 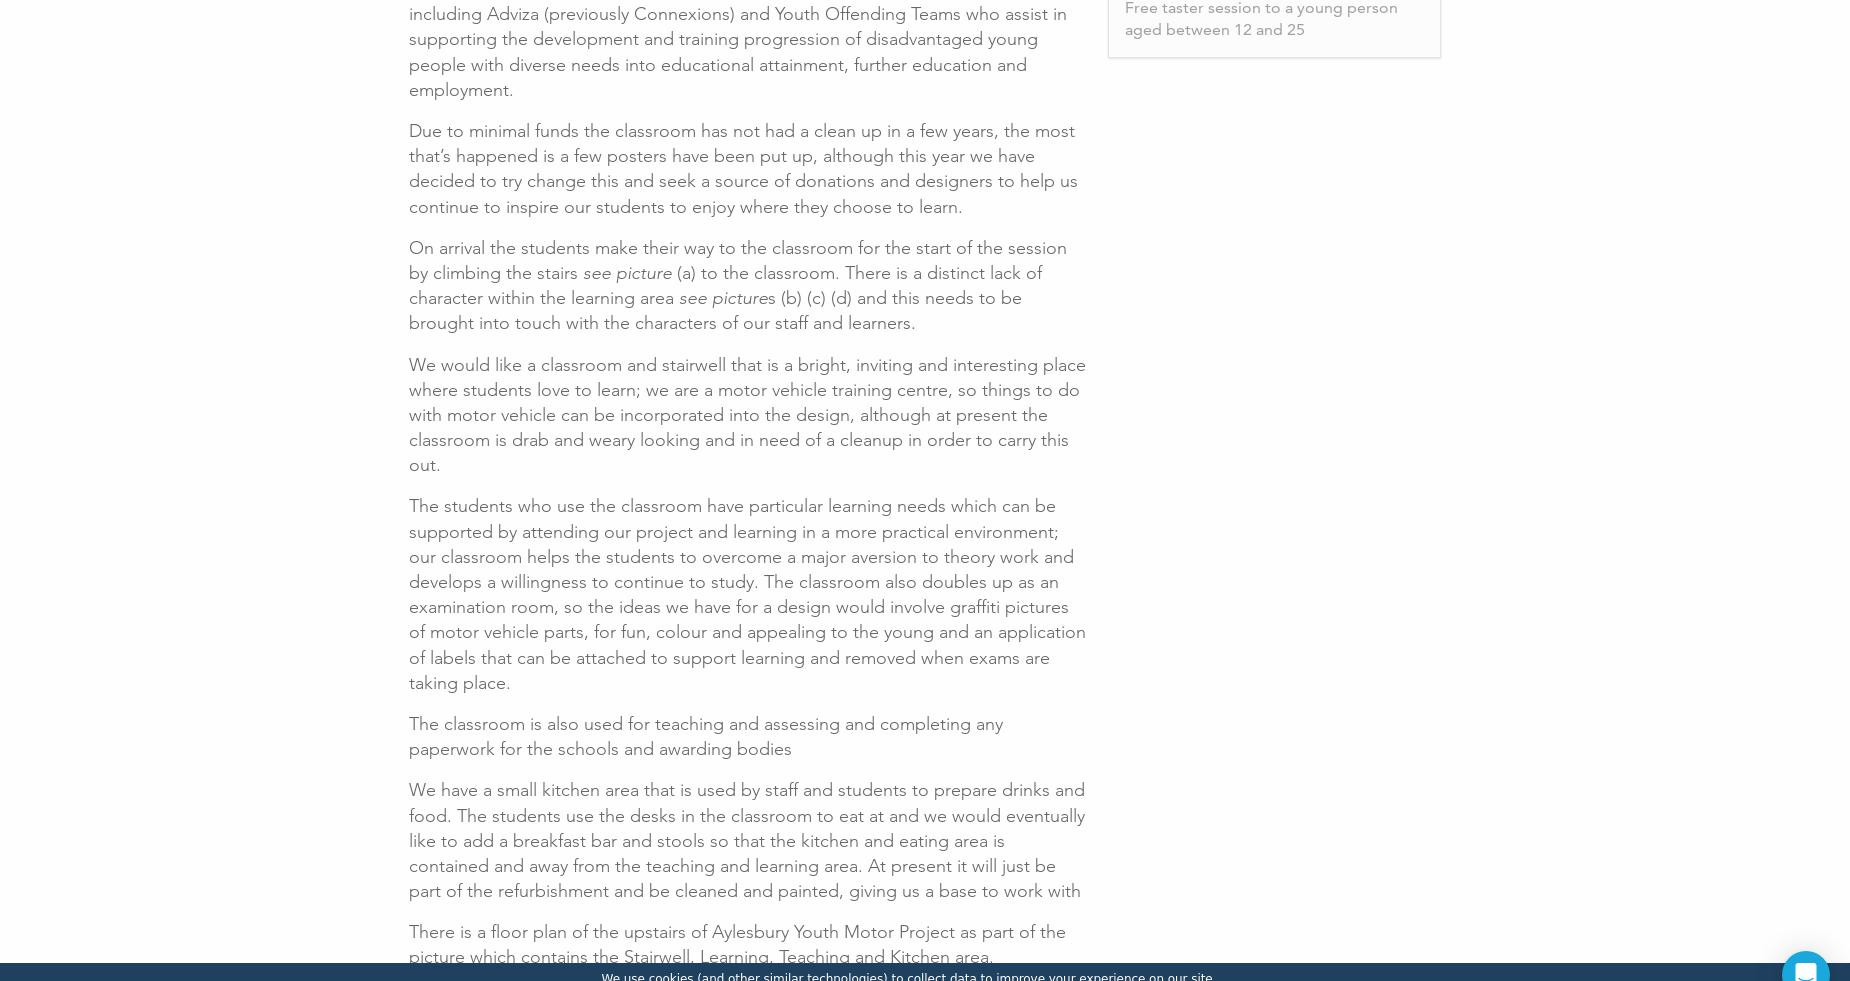 What do you see at coordinates (408, 944) in the screenshot?
I see `'There is a floor plan of the upstairs of Aylesbury Youth Motor Project as part of the picture which contains the Stairwell, Learning, Teaching and Kitchen area.'` at bounding box center [408, 944].